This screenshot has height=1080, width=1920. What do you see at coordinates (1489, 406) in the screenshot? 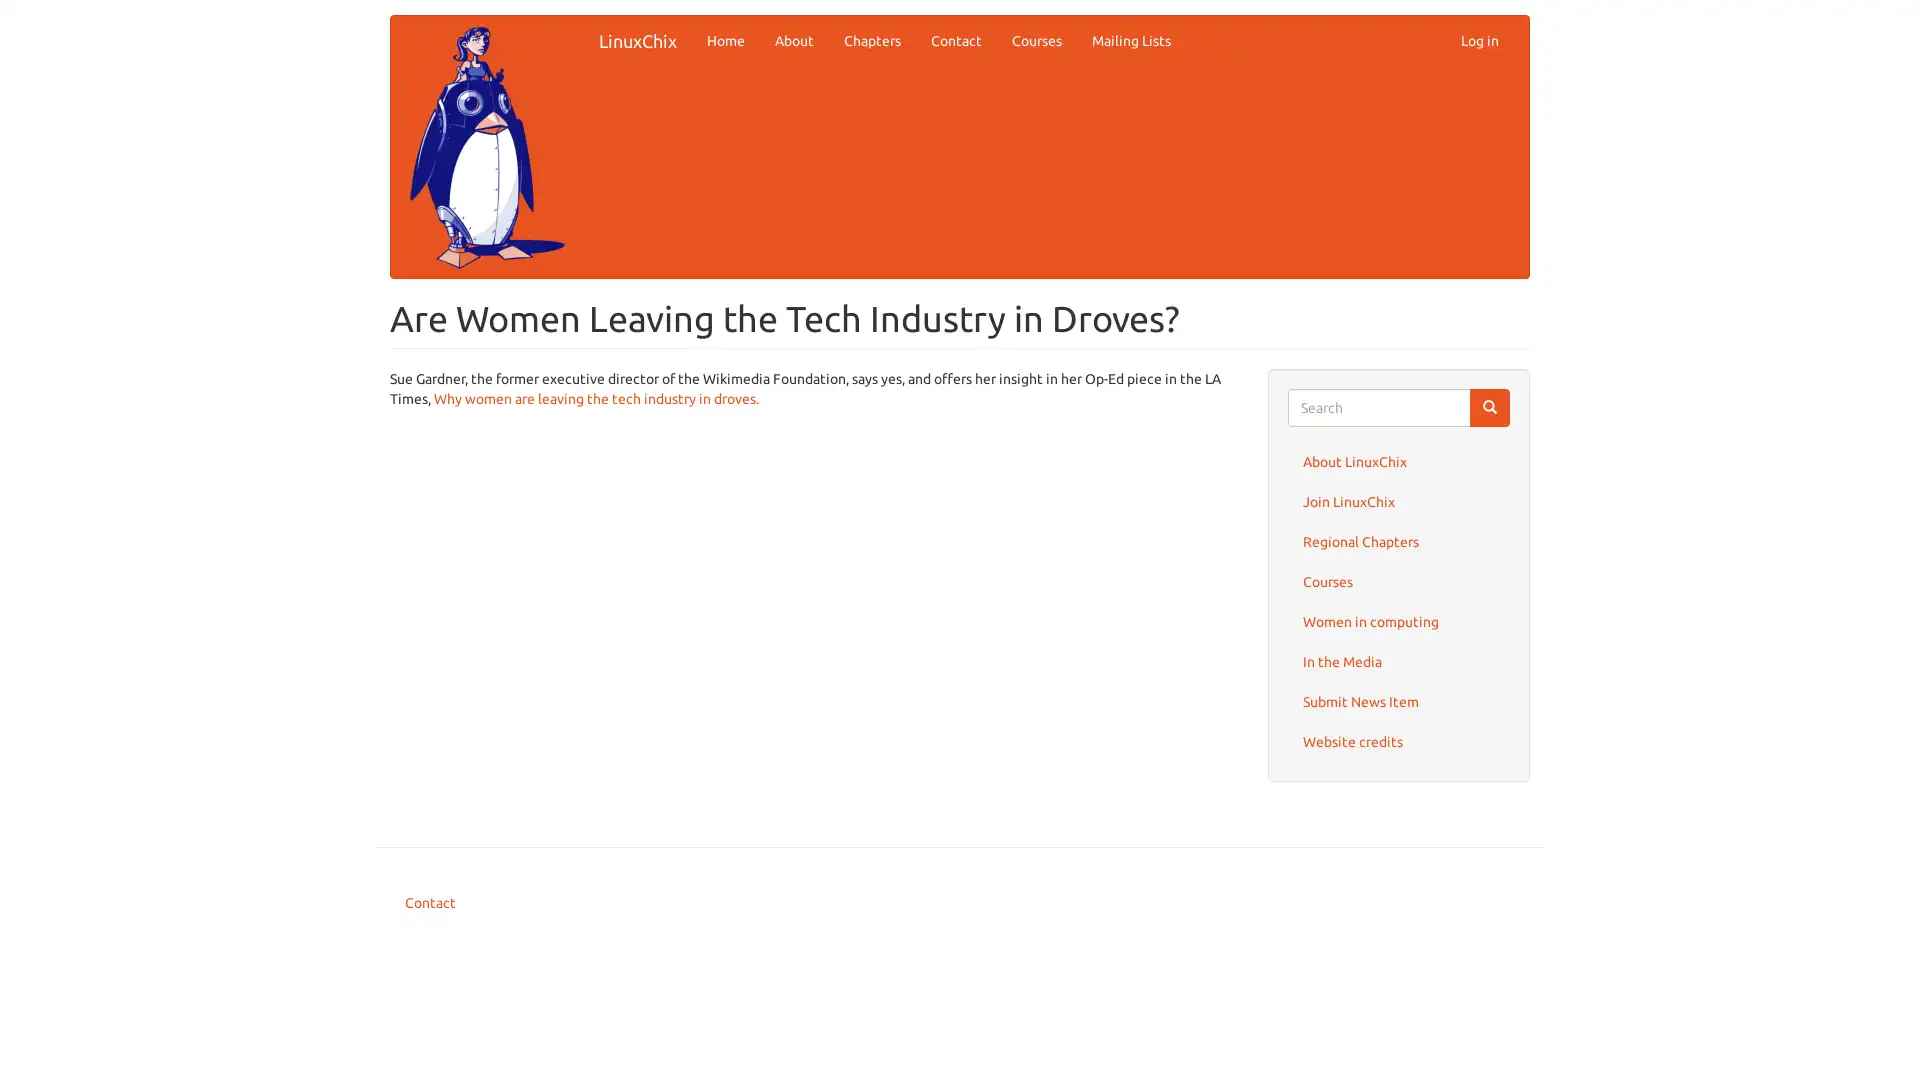
I see `Search` at bounding box center [1489, 406].